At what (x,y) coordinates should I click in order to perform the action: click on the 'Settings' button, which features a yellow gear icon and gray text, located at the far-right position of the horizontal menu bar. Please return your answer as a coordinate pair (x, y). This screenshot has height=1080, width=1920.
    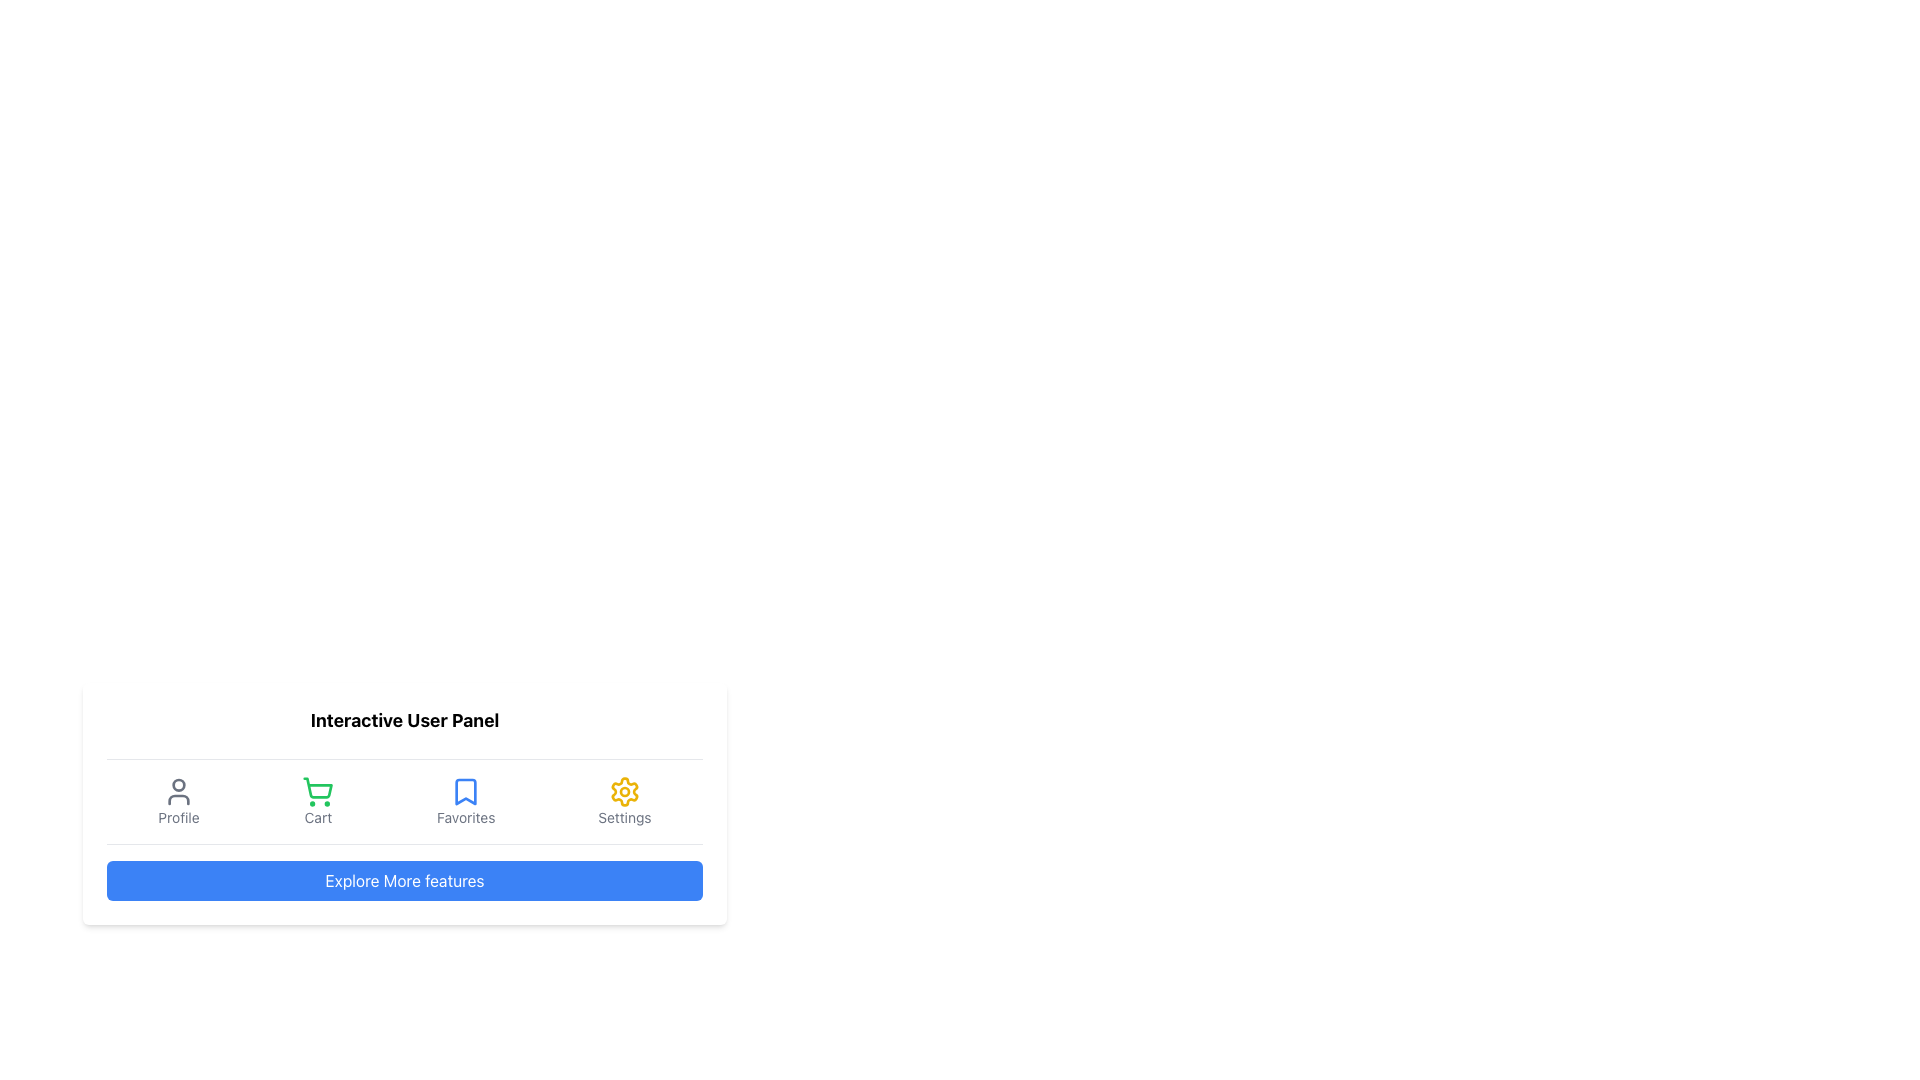
    Looking at the image, I should click on (623, 801).